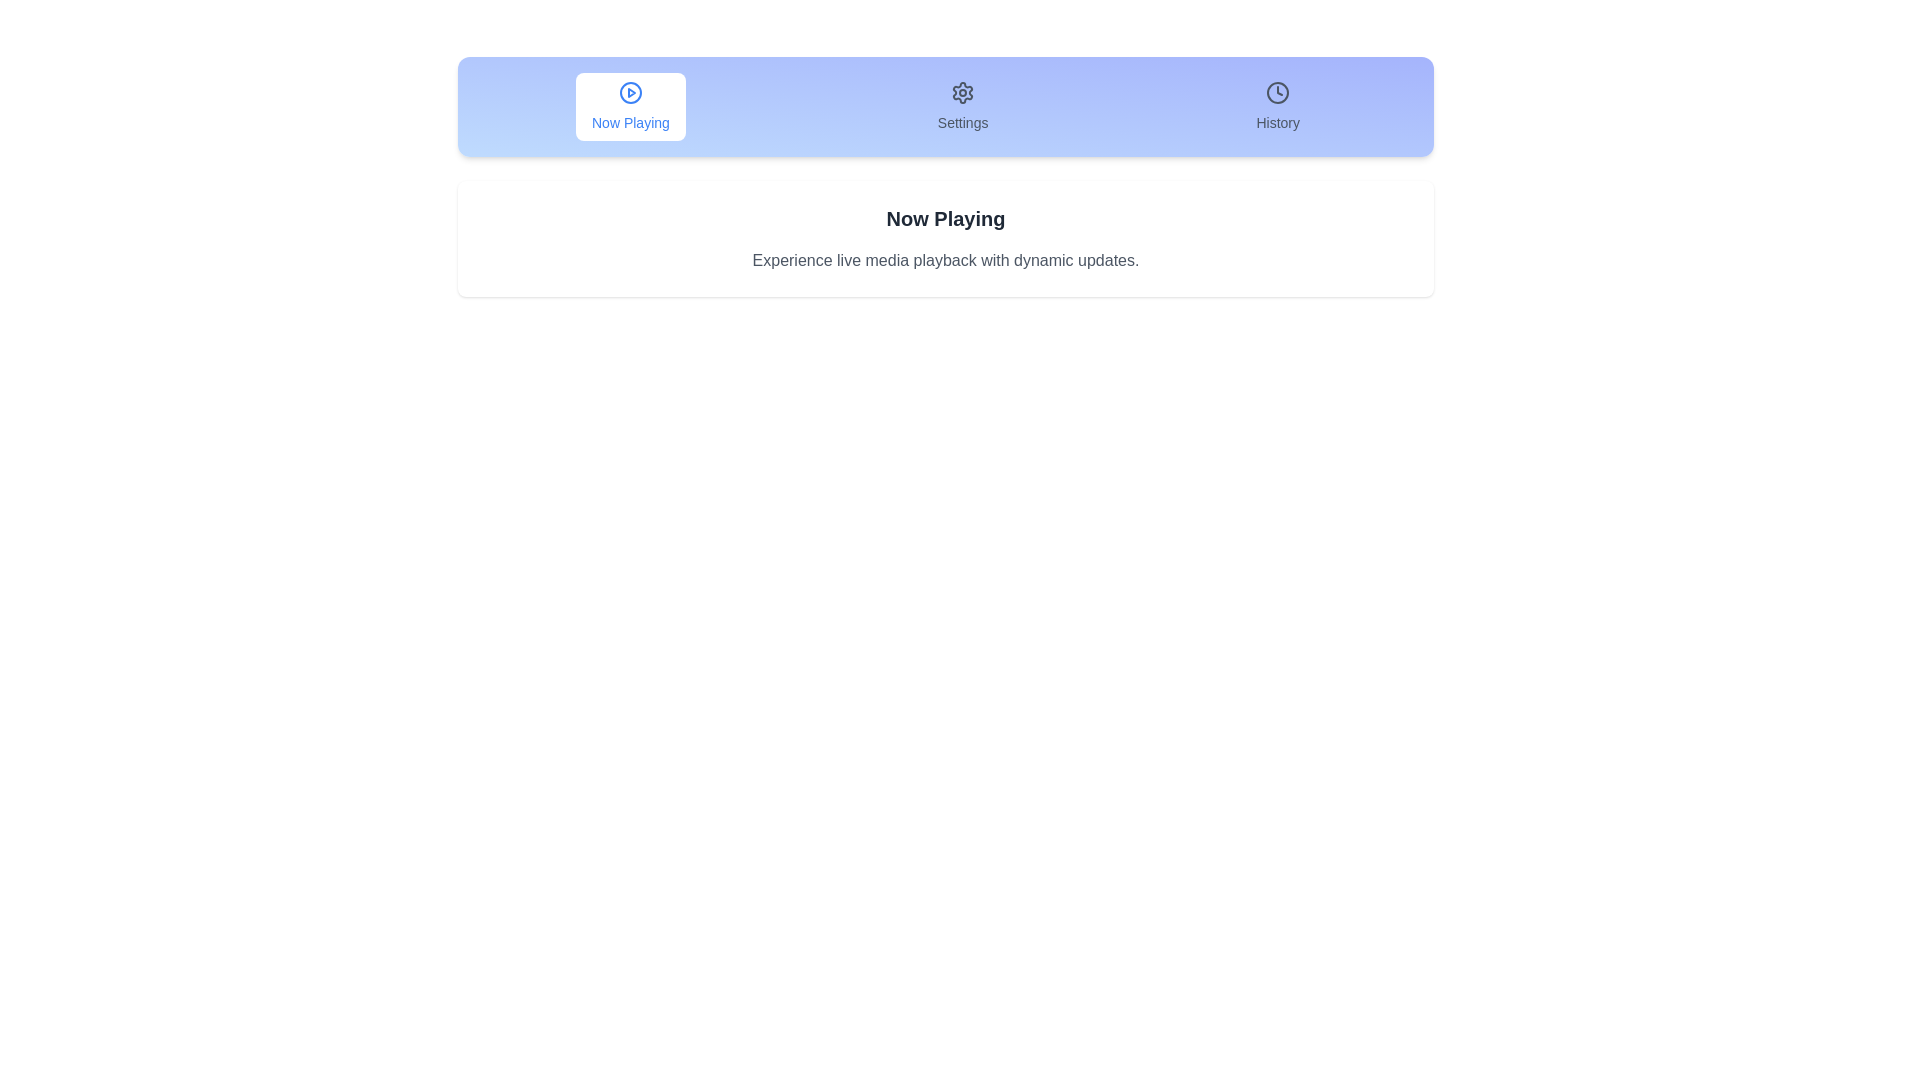  Describe the element at coordinates (629, 107) in the screenshot. I see `the Now Playing tab to switch the content` at that location.